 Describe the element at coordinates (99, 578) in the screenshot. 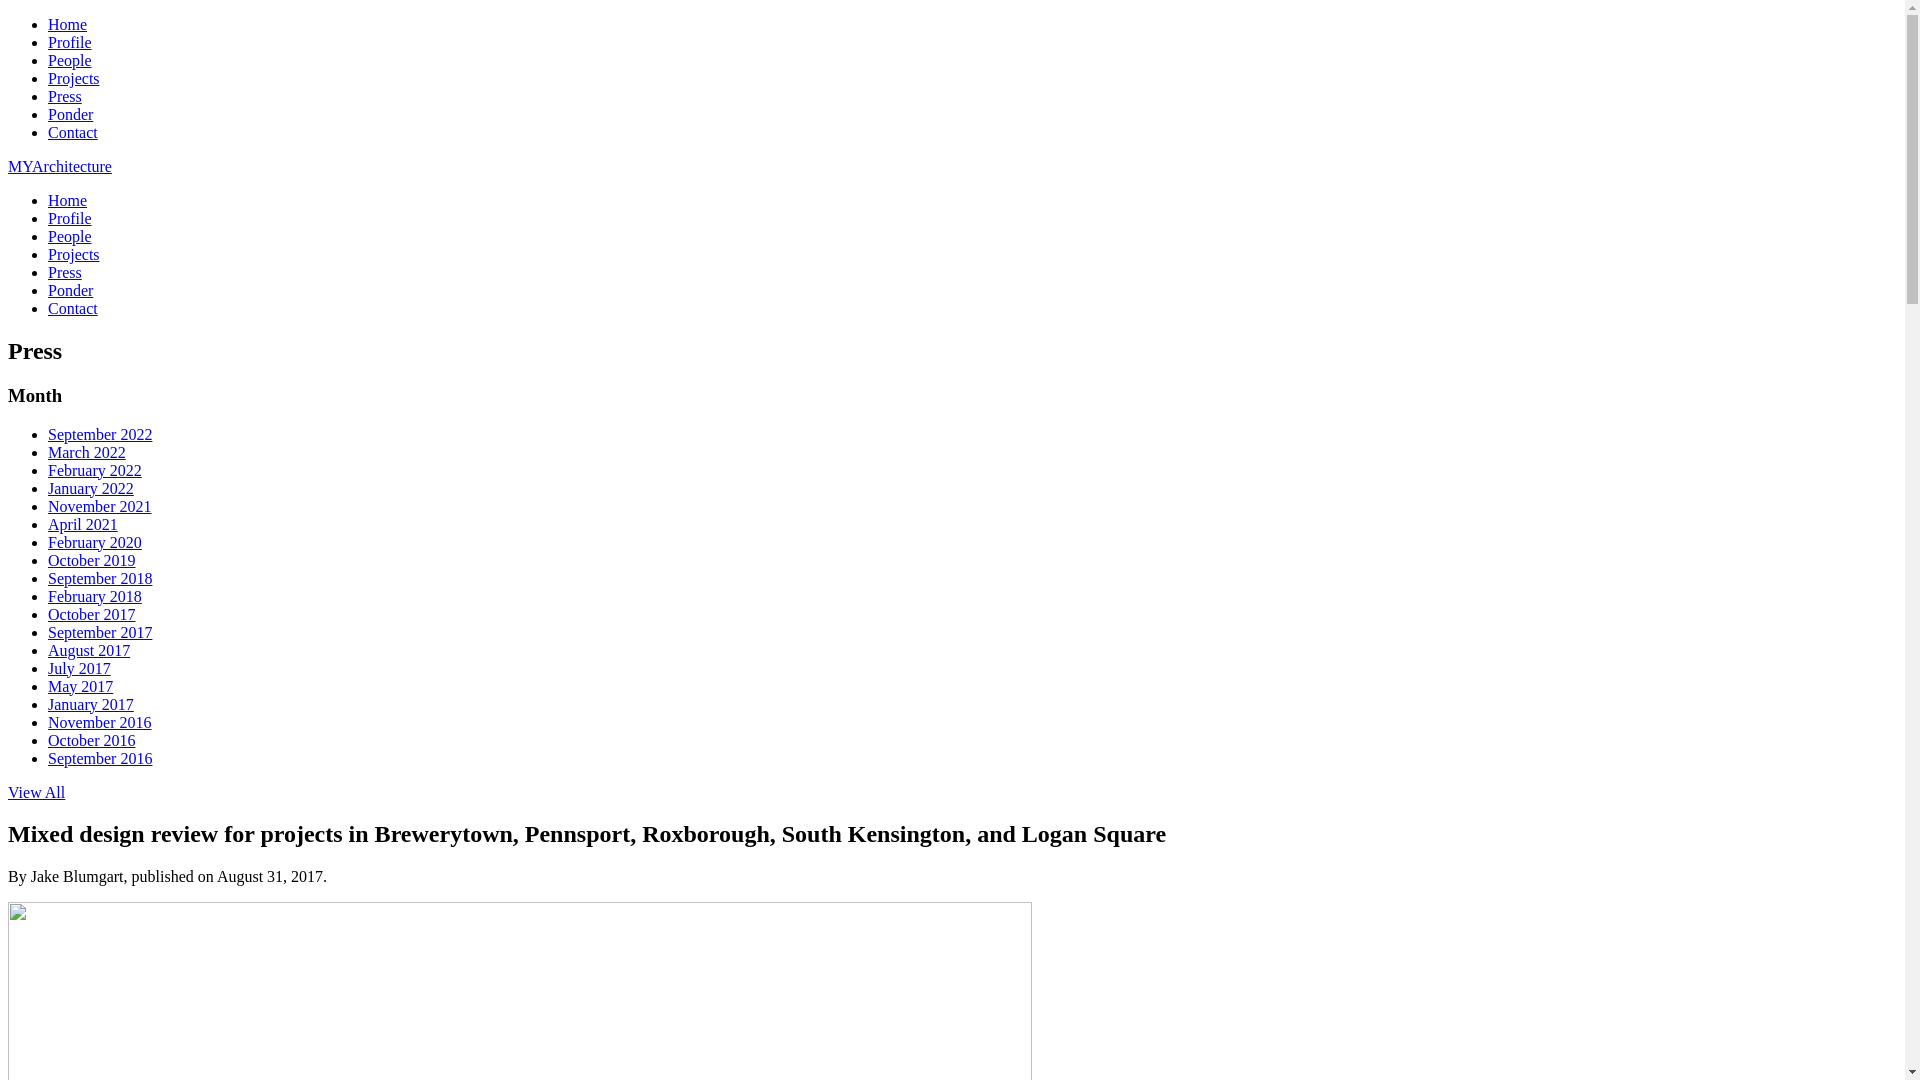

I see `'September 2018'` at that location.